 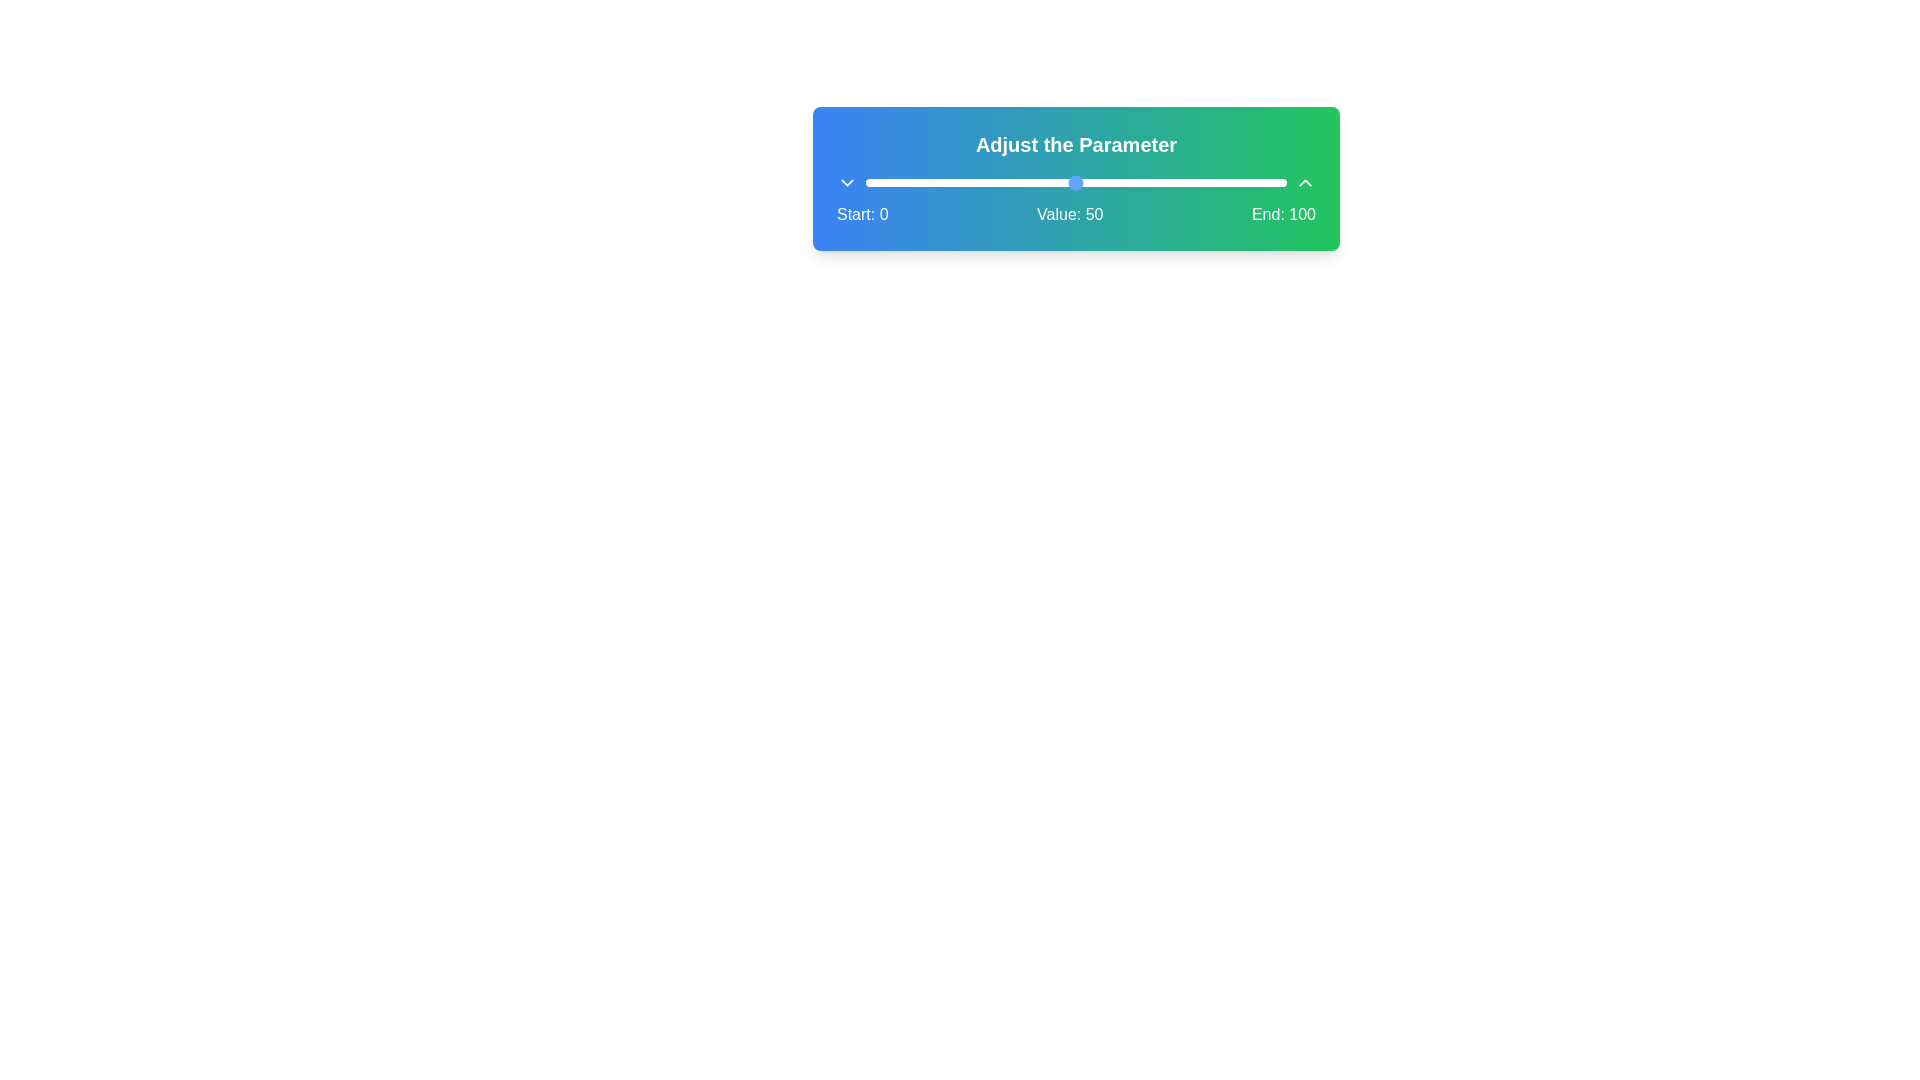 I want to click on the slider value, so click(x=1079, y=182).